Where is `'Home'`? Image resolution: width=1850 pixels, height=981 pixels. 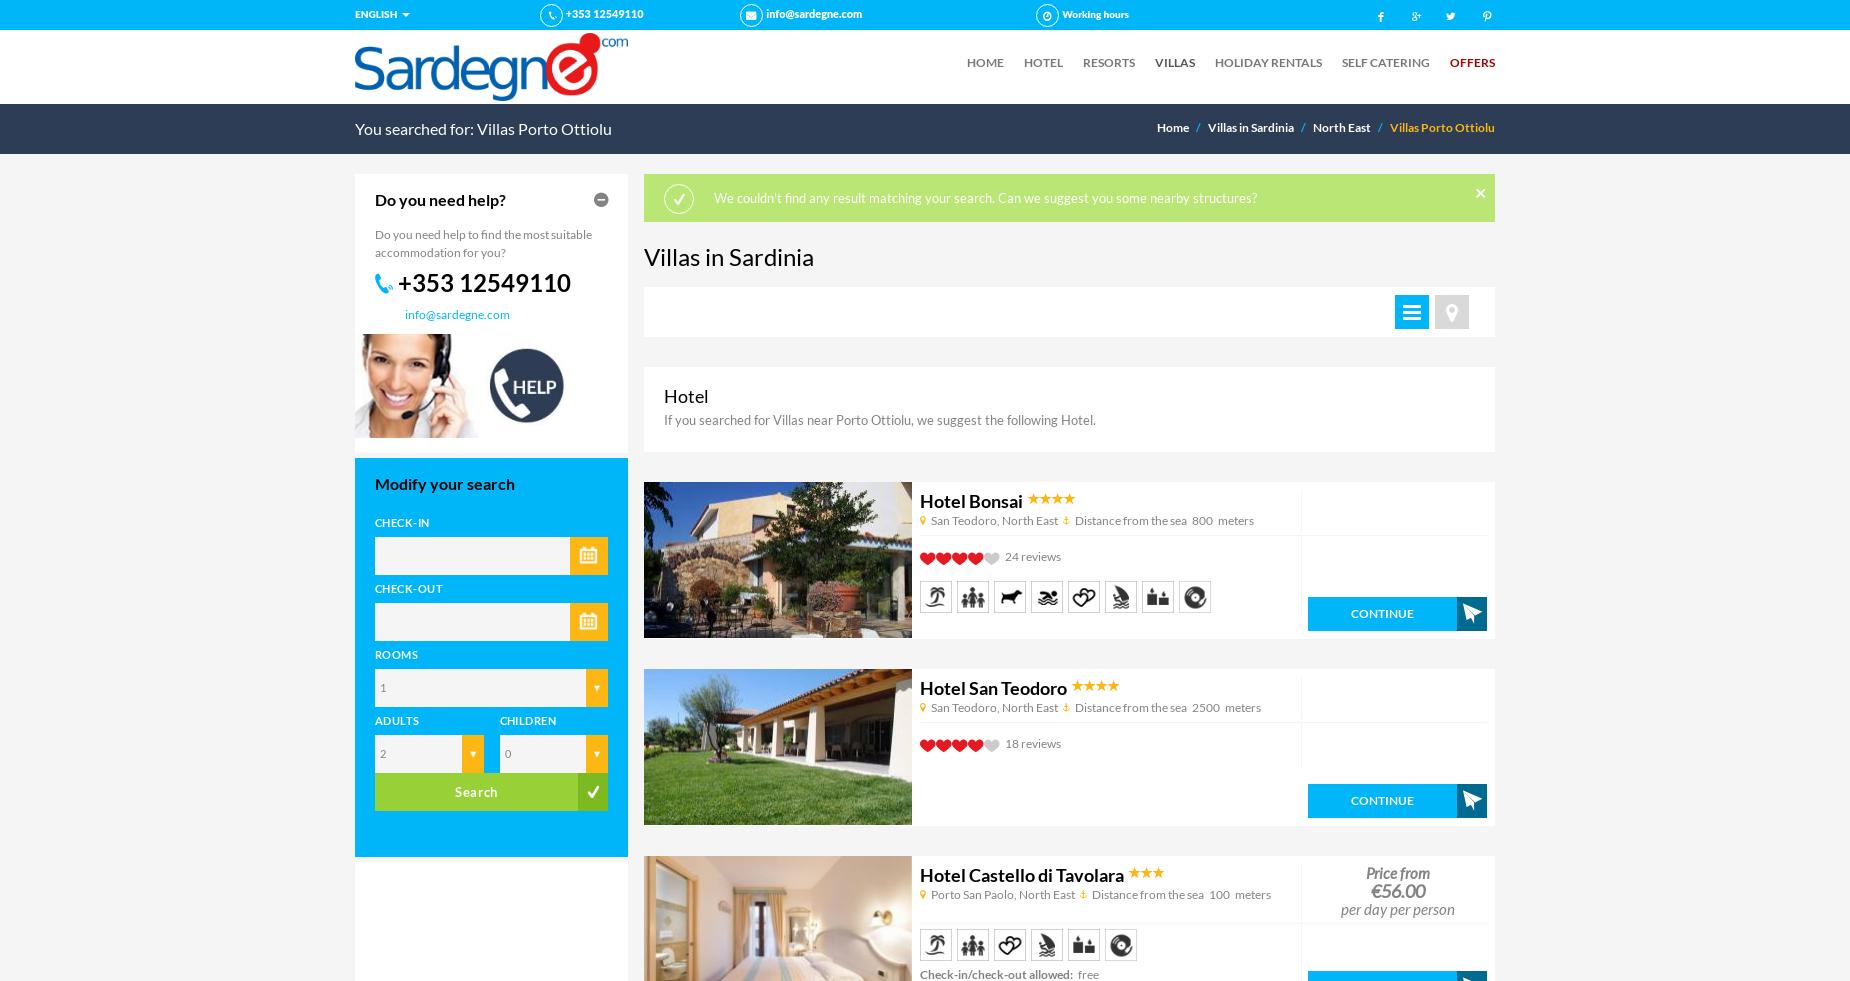
'Home' is located at coordinates (1170, 125).